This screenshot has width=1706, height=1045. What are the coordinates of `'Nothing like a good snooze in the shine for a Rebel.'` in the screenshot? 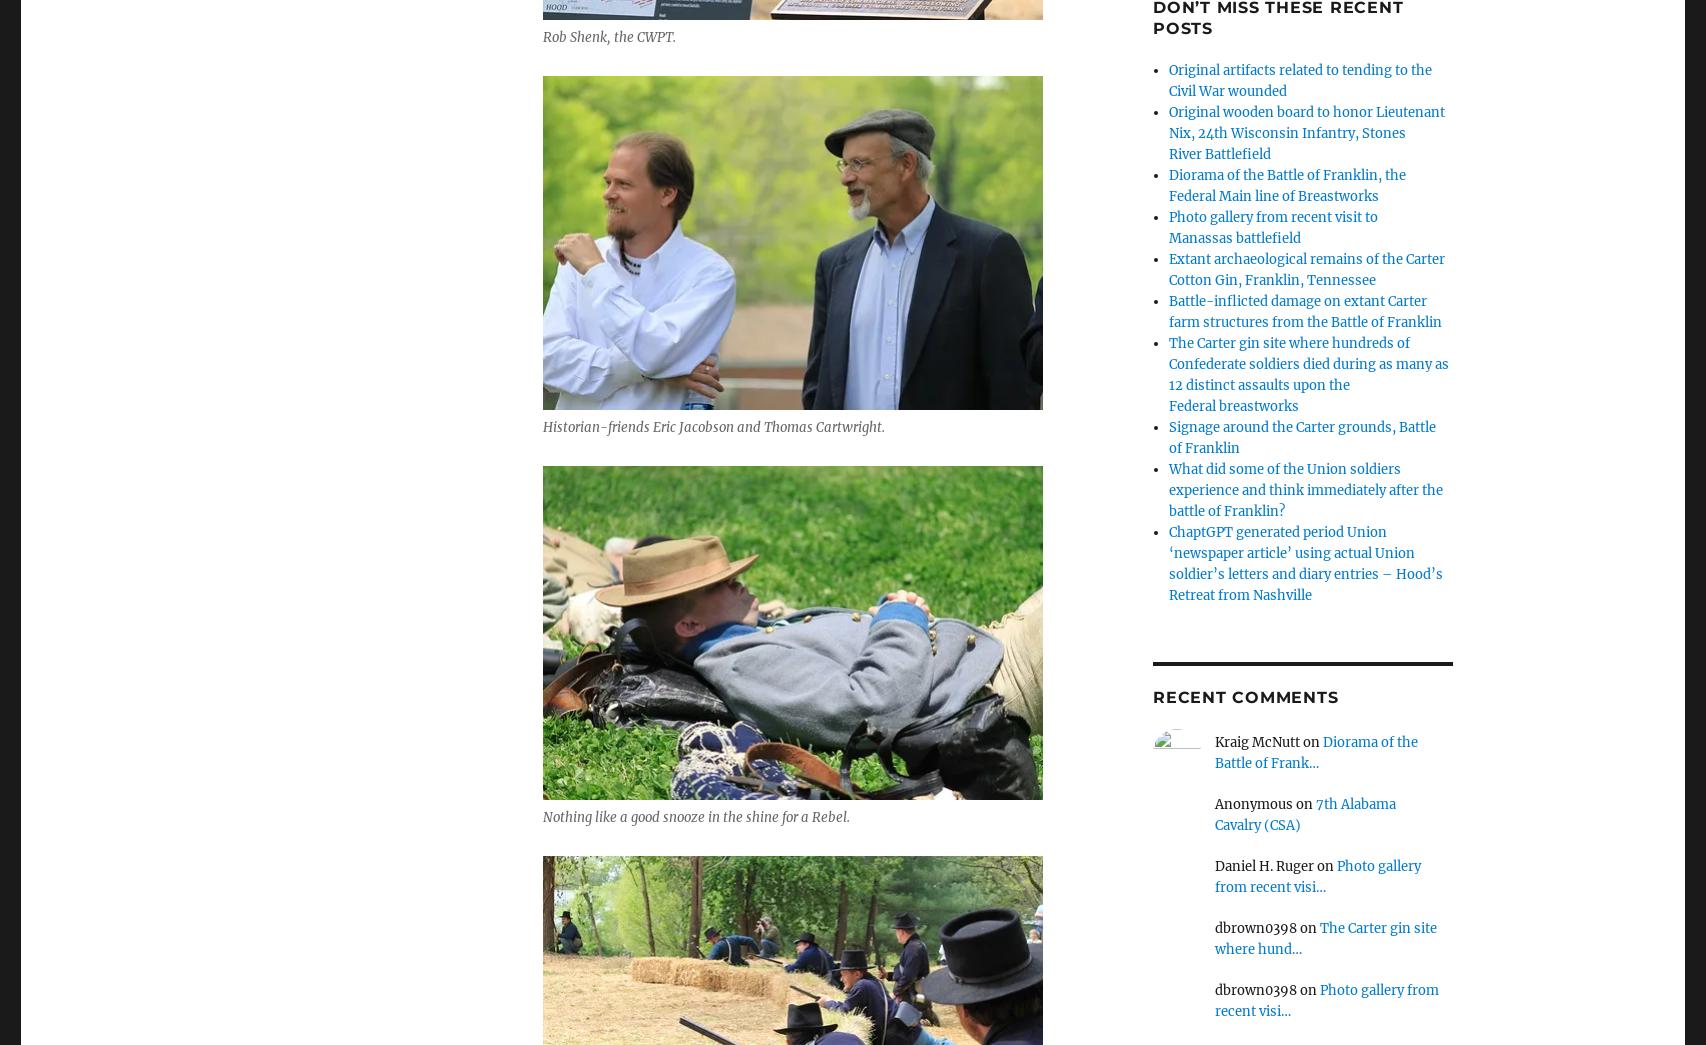 It's located at (542, 815).